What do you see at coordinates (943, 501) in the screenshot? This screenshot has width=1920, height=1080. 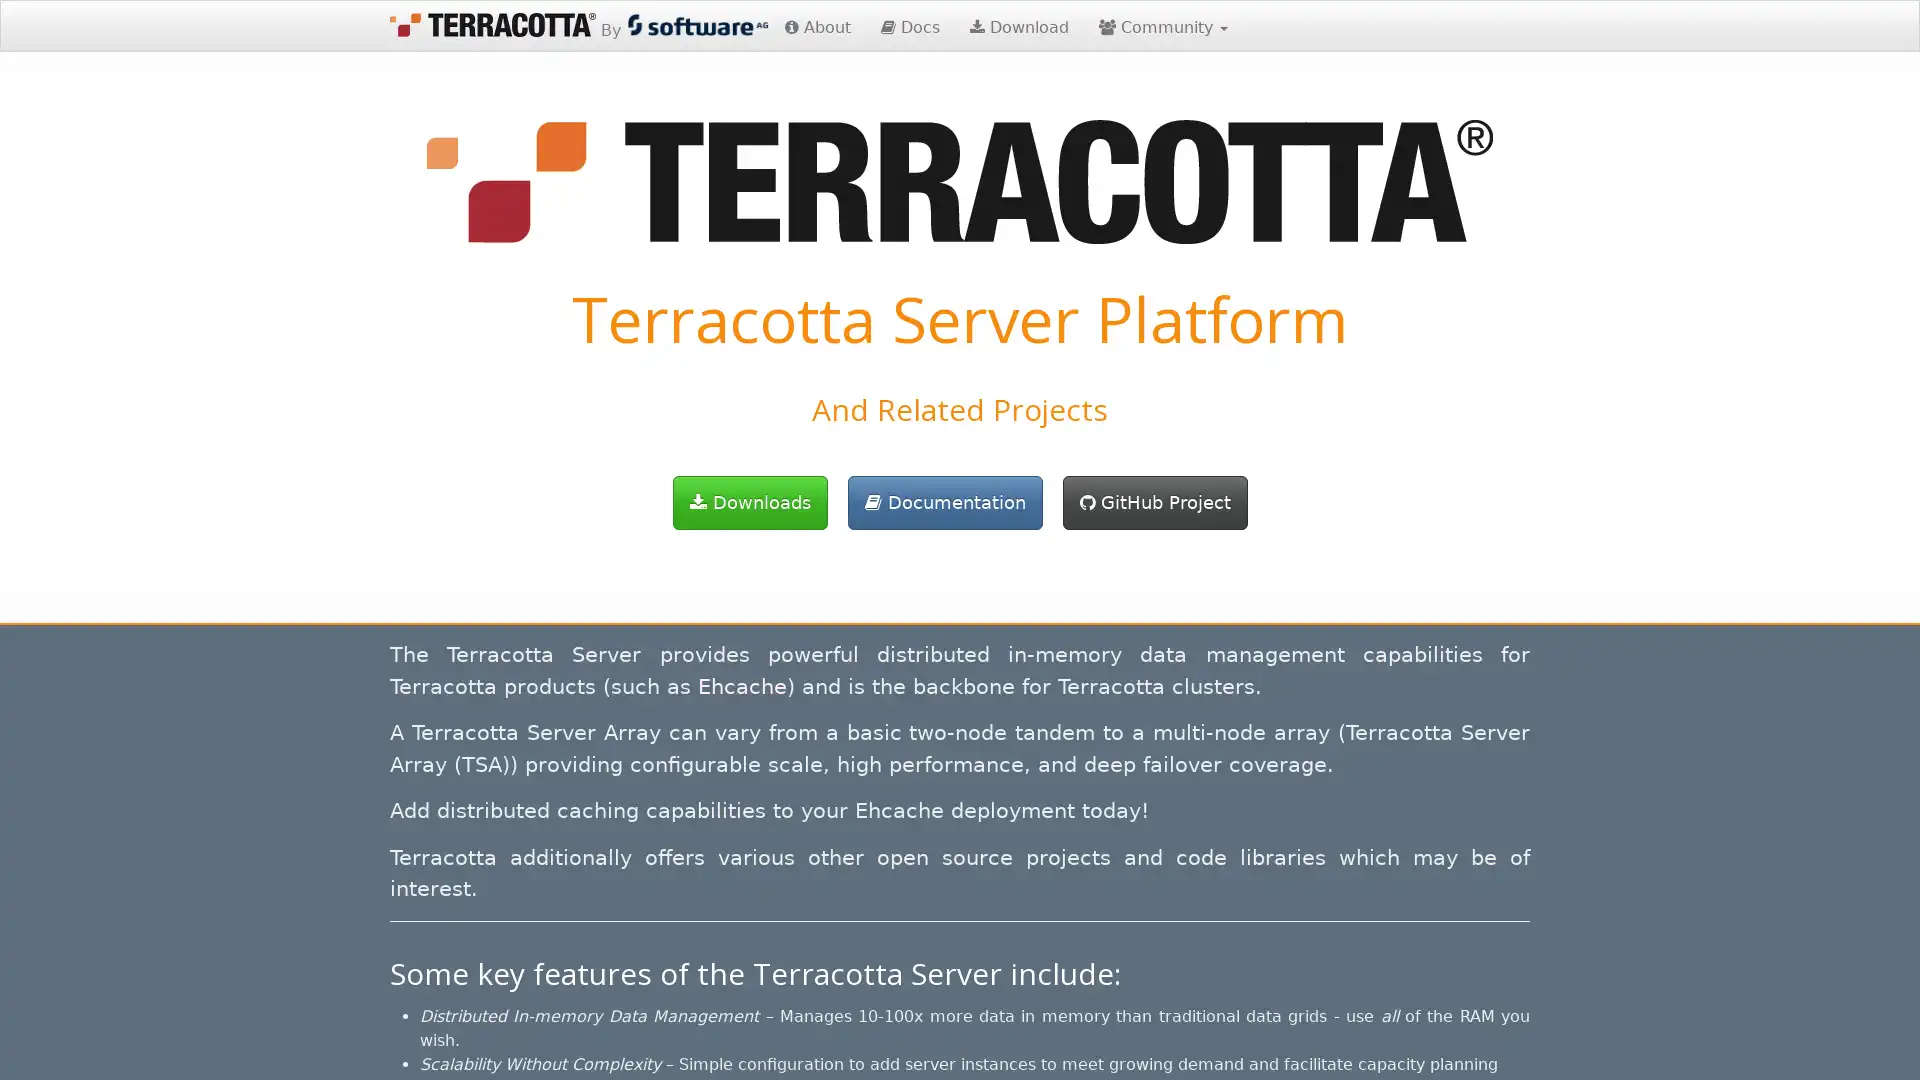 I see `Documentation` at bounding box center [943, 501].